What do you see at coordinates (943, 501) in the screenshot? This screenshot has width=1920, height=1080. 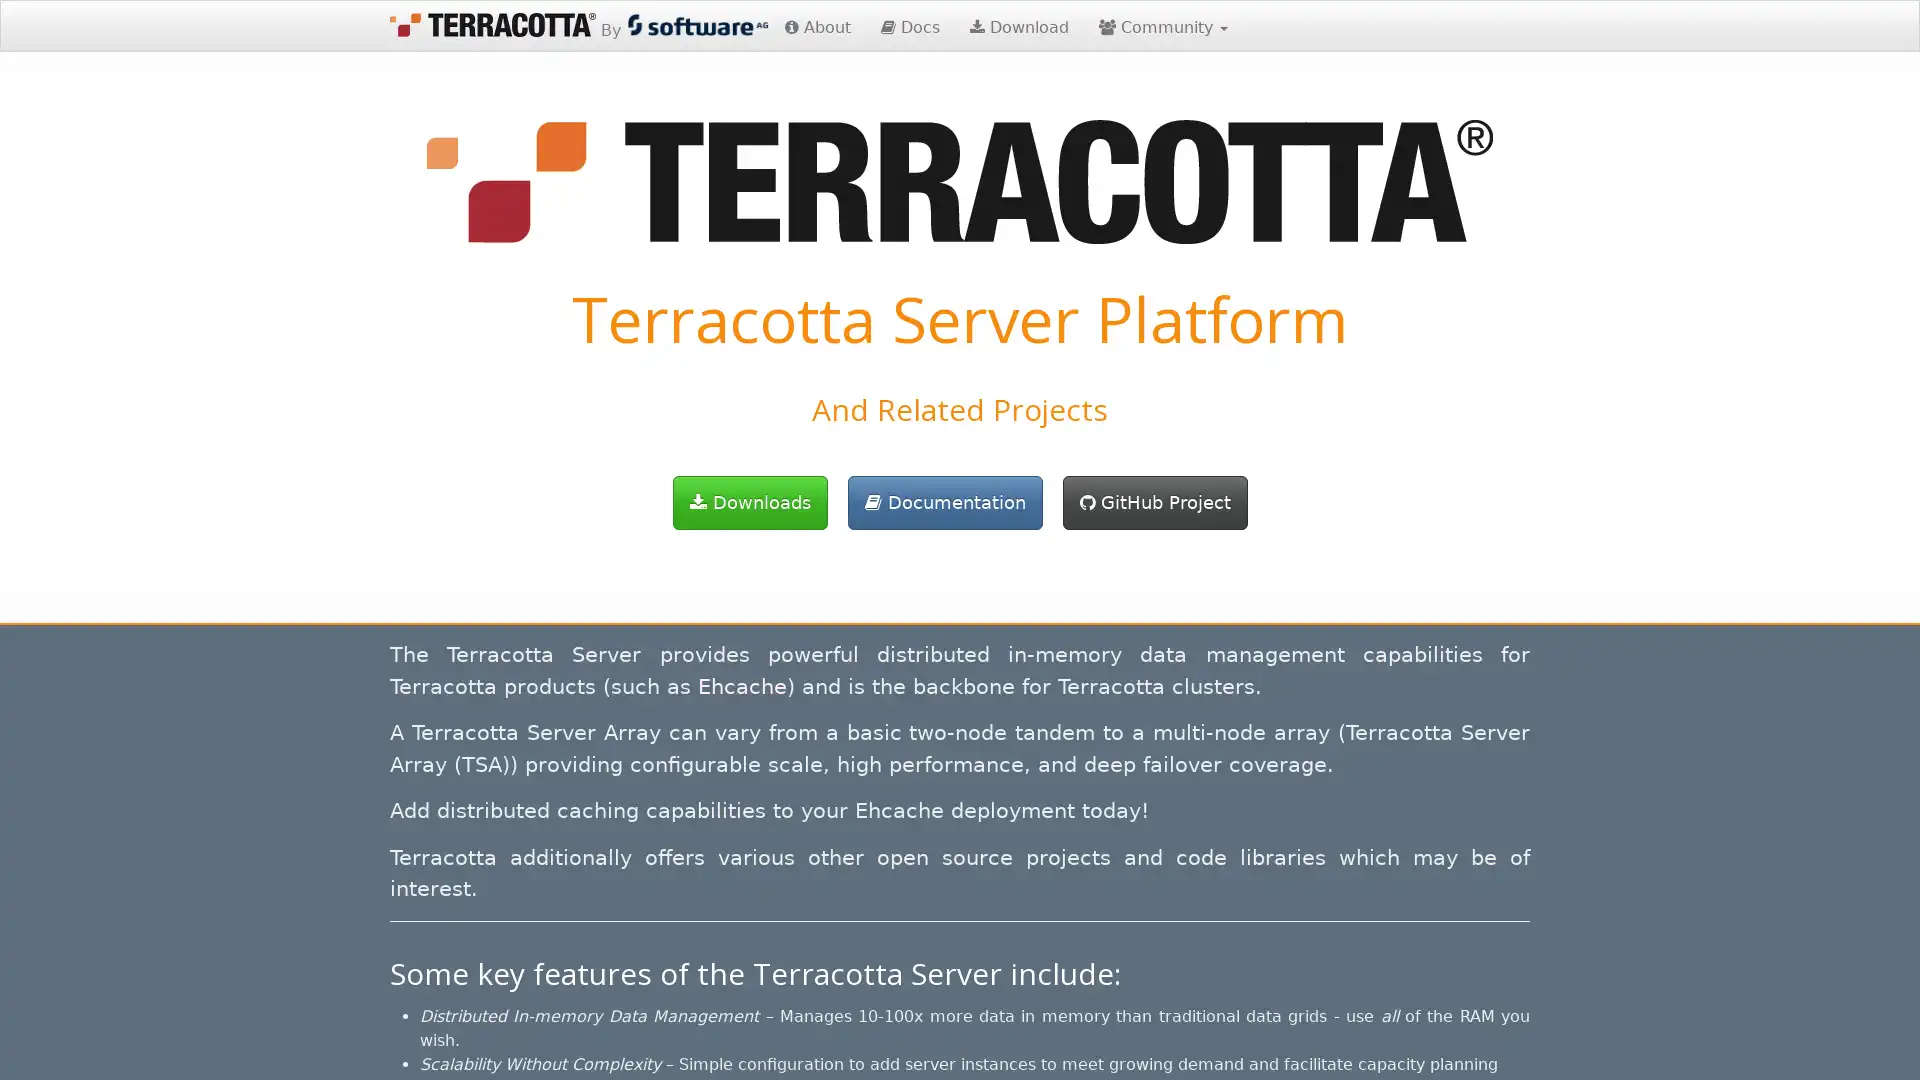 I see `Documentation` at bounding box center [943, 501].